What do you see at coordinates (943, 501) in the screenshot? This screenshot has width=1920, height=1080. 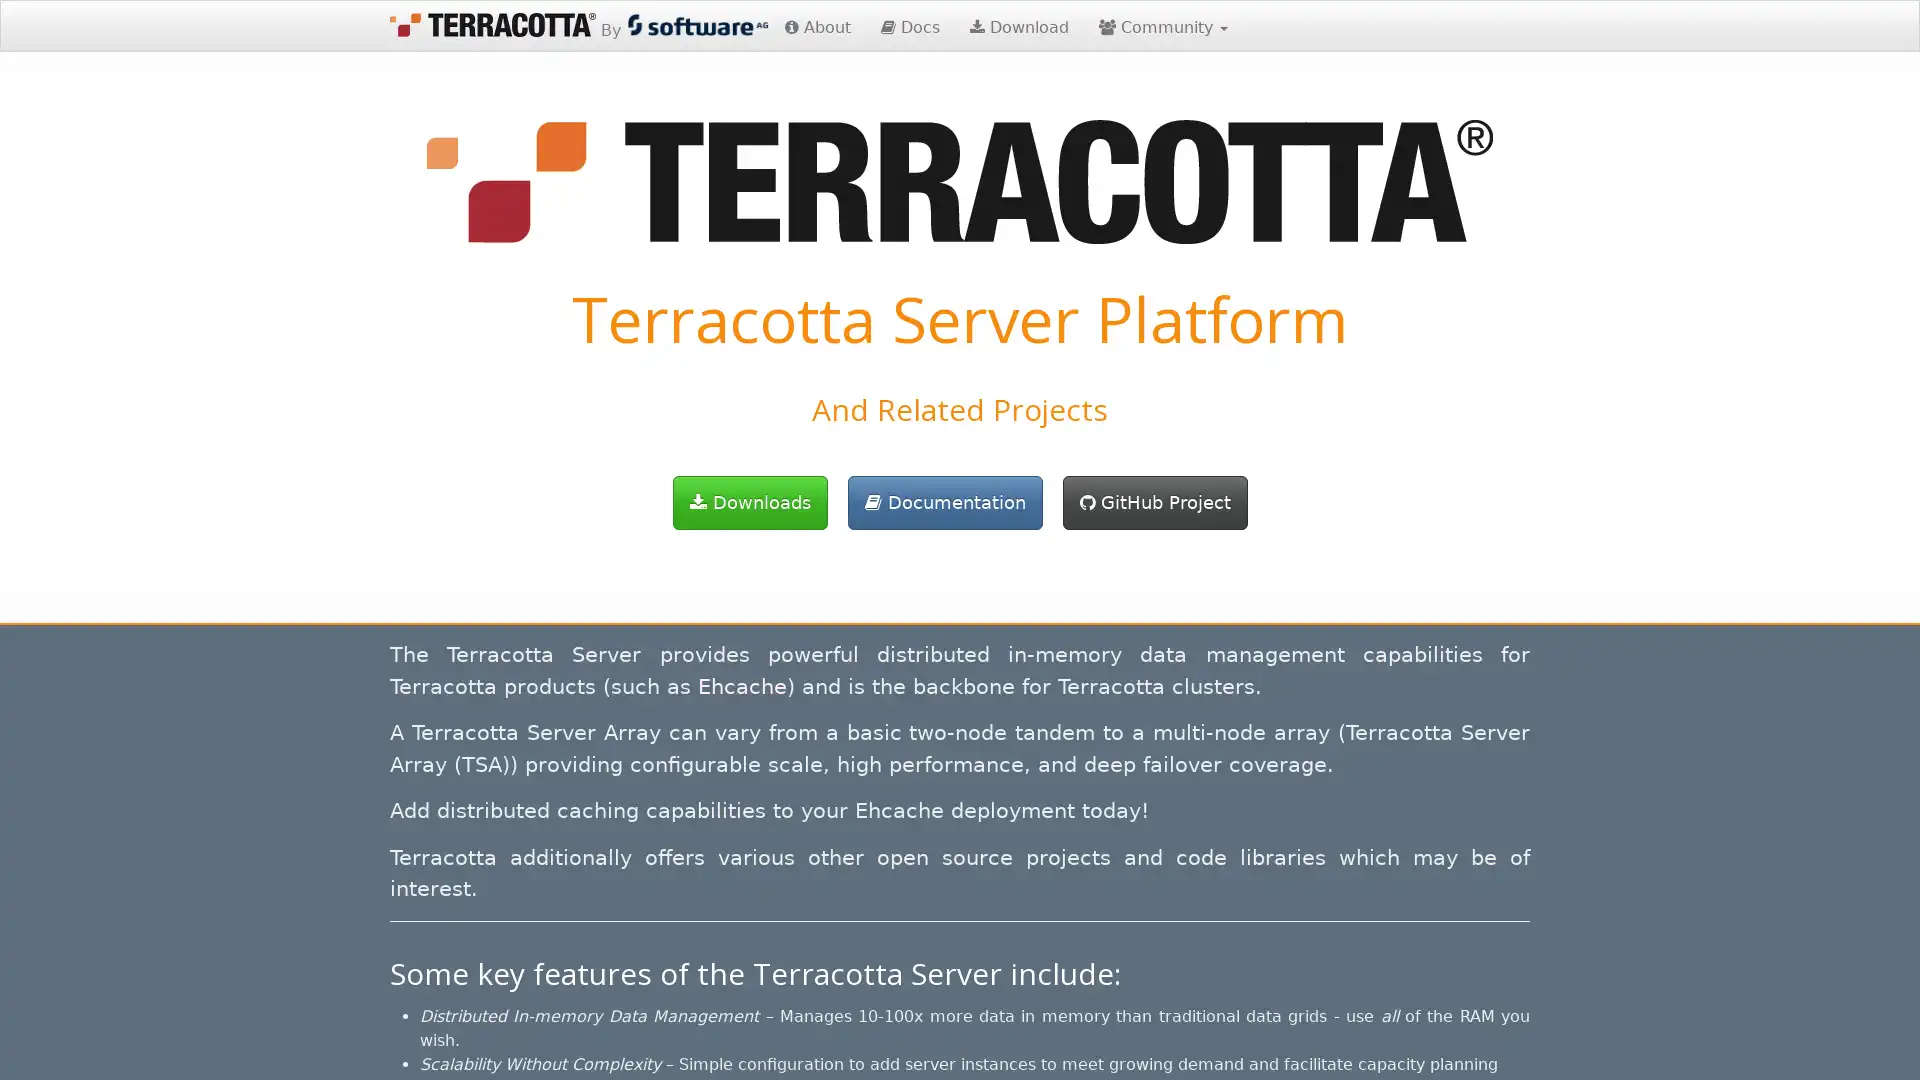 I see `Documentation` at bounding box center [943, 501].